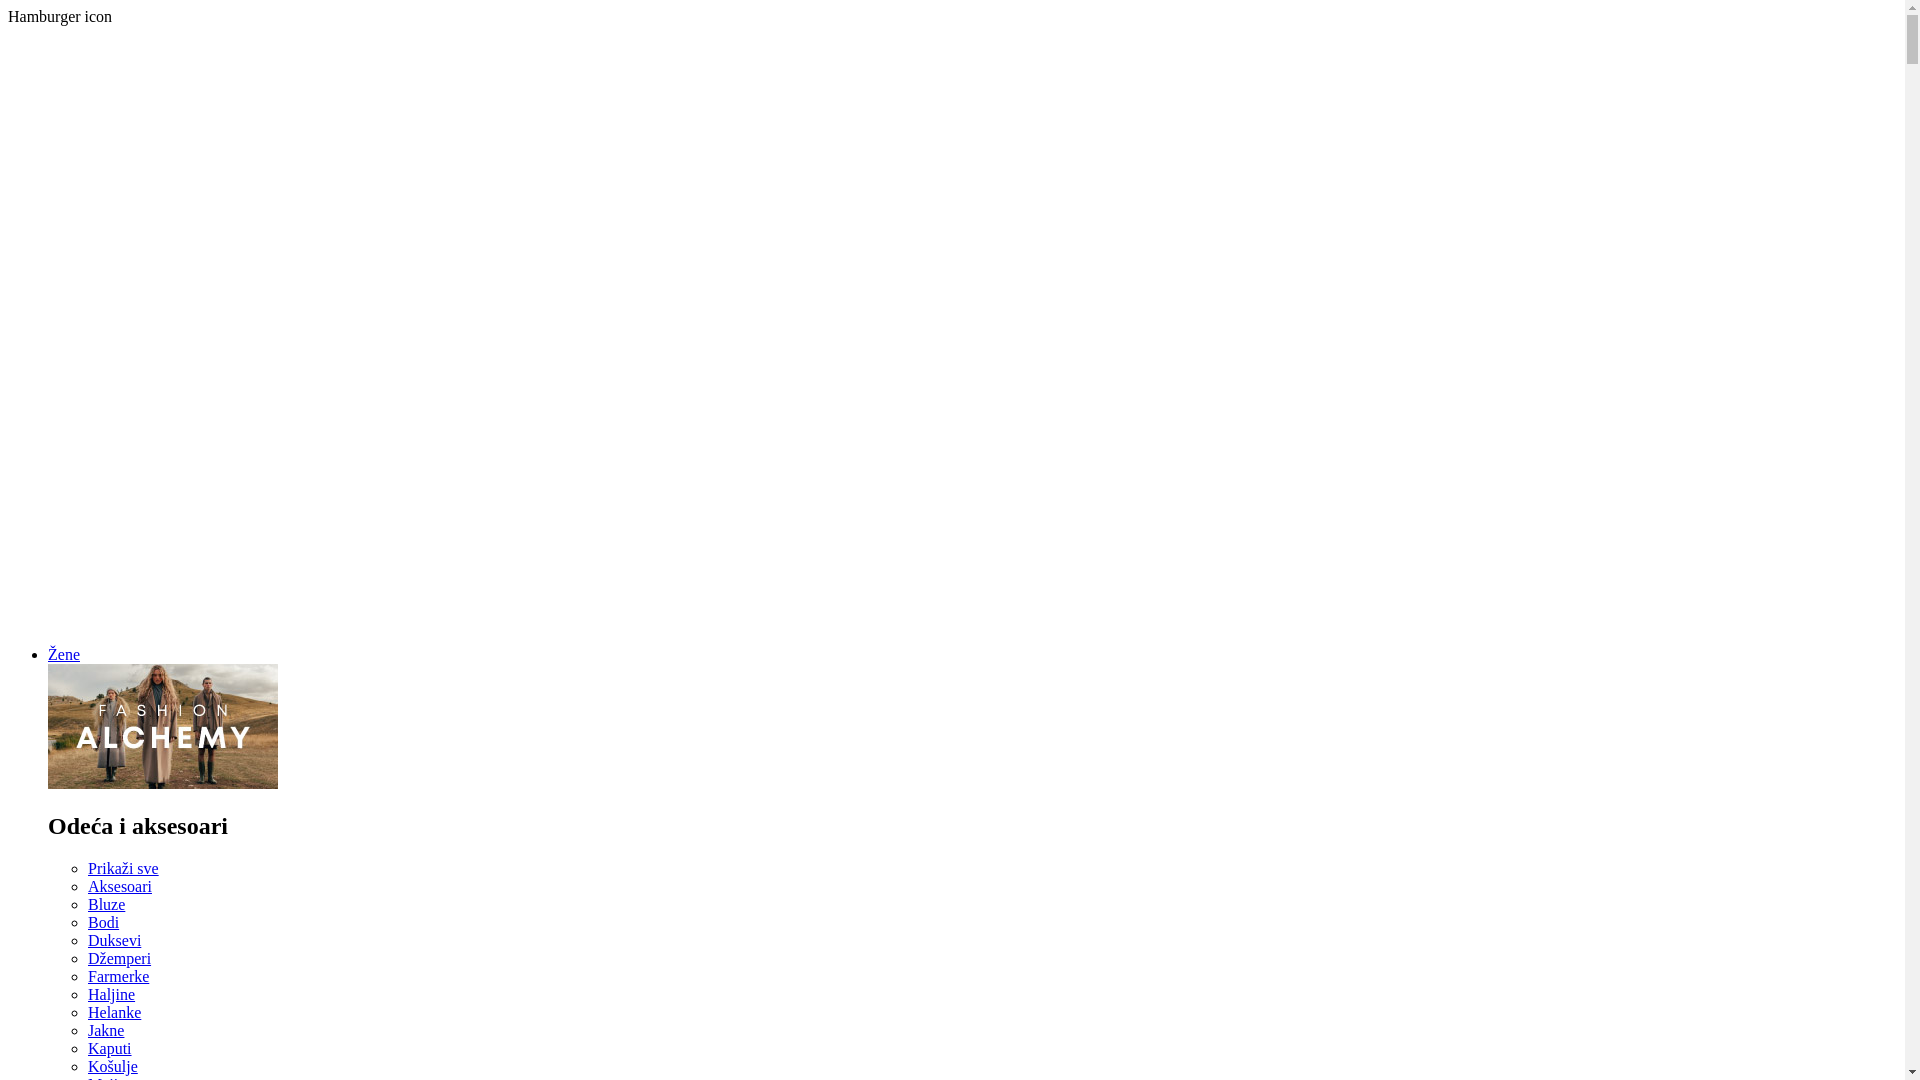 This screenshot has height=1080, width=1920. What do you see at coordinates (117, 975) in the screenshot?
I see `'Farmerke'` at bounding box center [117, 975].